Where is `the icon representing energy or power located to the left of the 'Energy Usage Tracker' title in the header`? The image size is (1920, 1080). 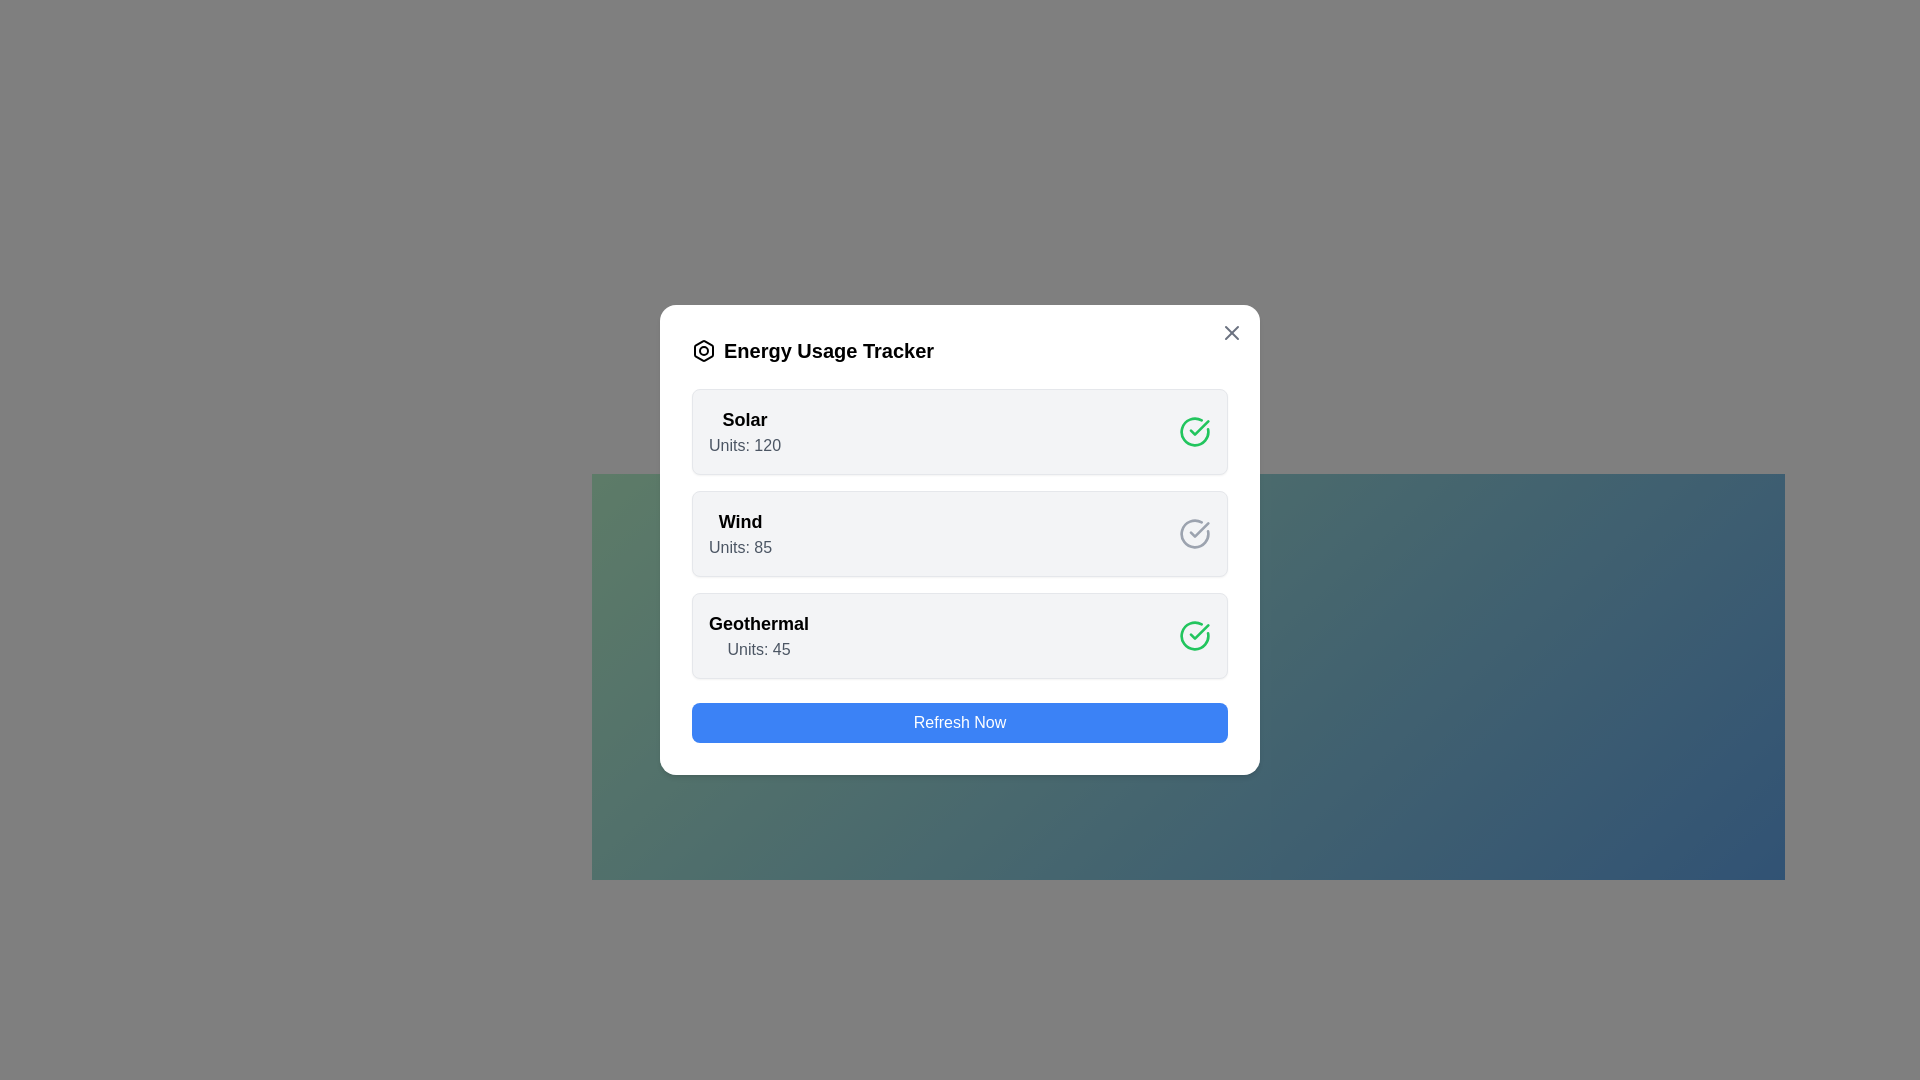 the icon representing energy or power located to the left of the 'Energy Usage Tracker' title in the header is located at coordinates (704, 350).